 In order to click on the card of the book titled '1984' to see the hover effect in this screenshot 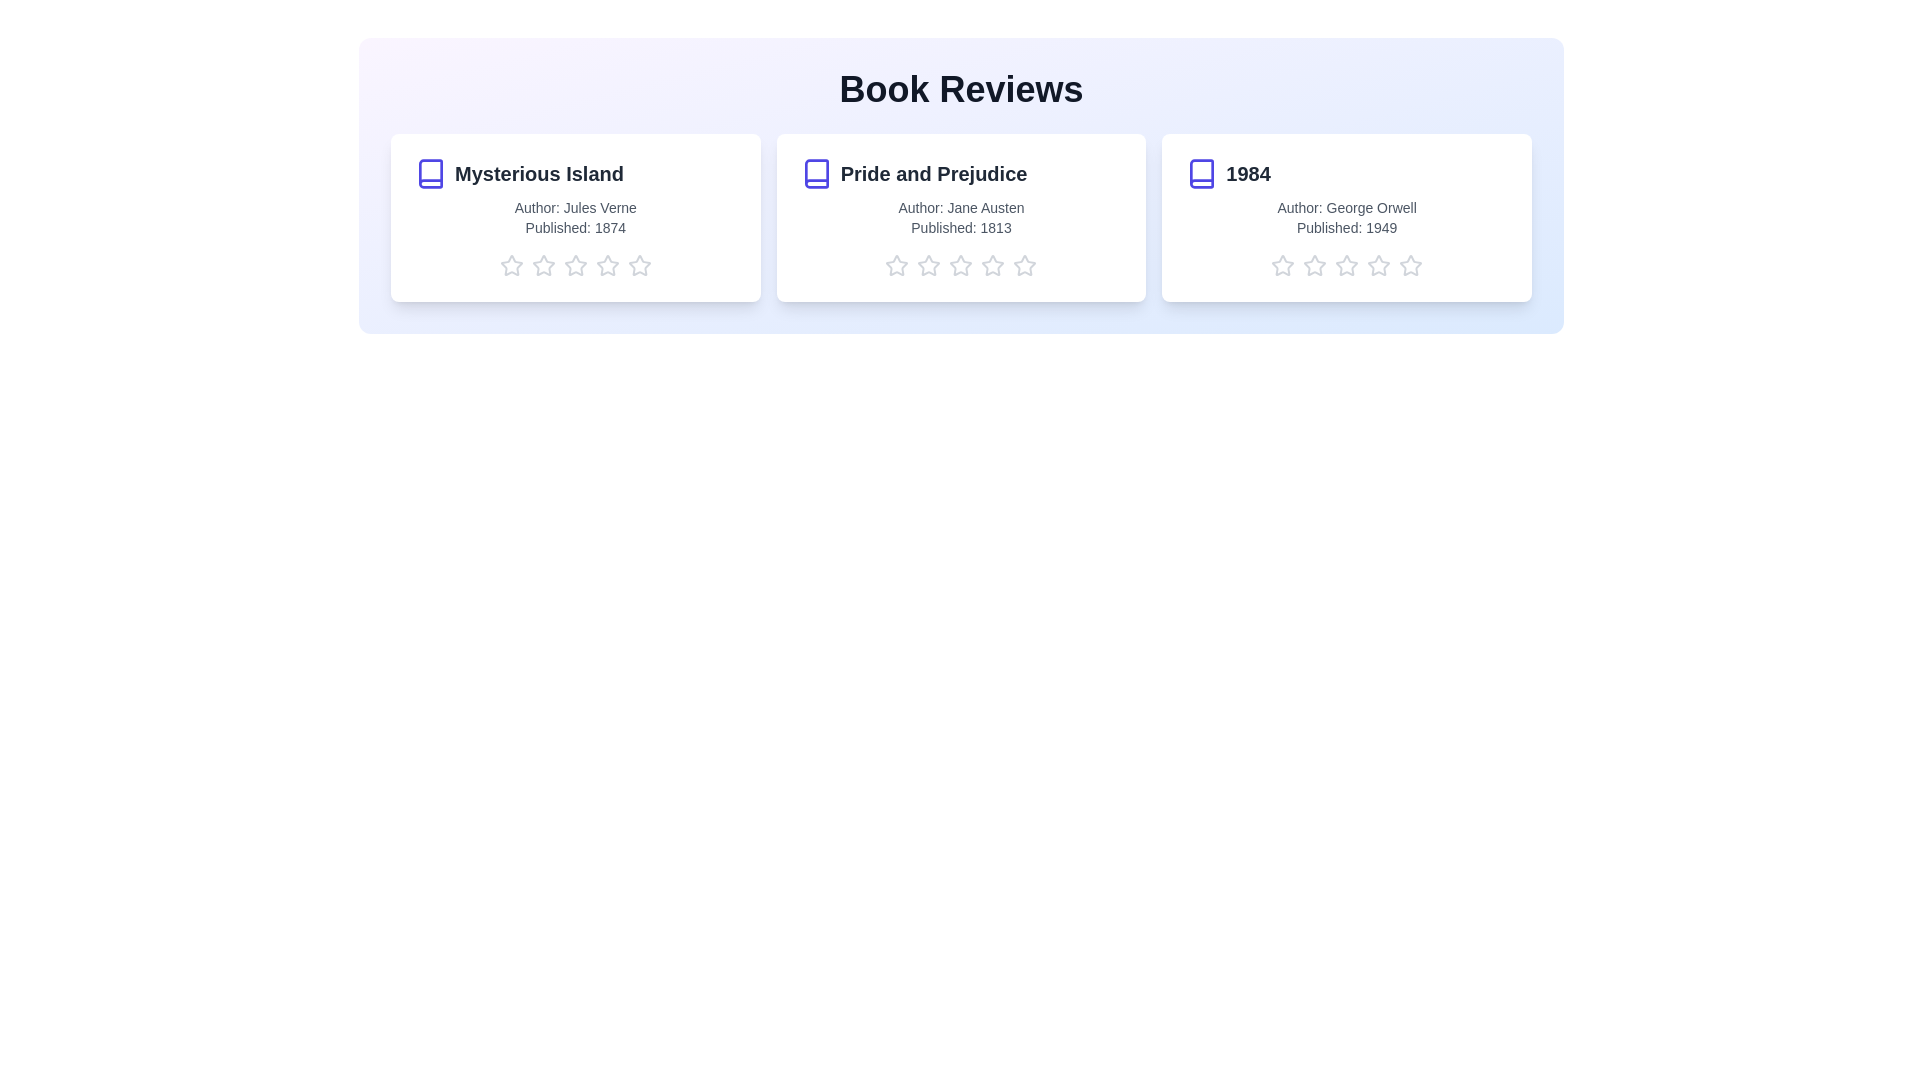, I will do `click(1347, 218)`.